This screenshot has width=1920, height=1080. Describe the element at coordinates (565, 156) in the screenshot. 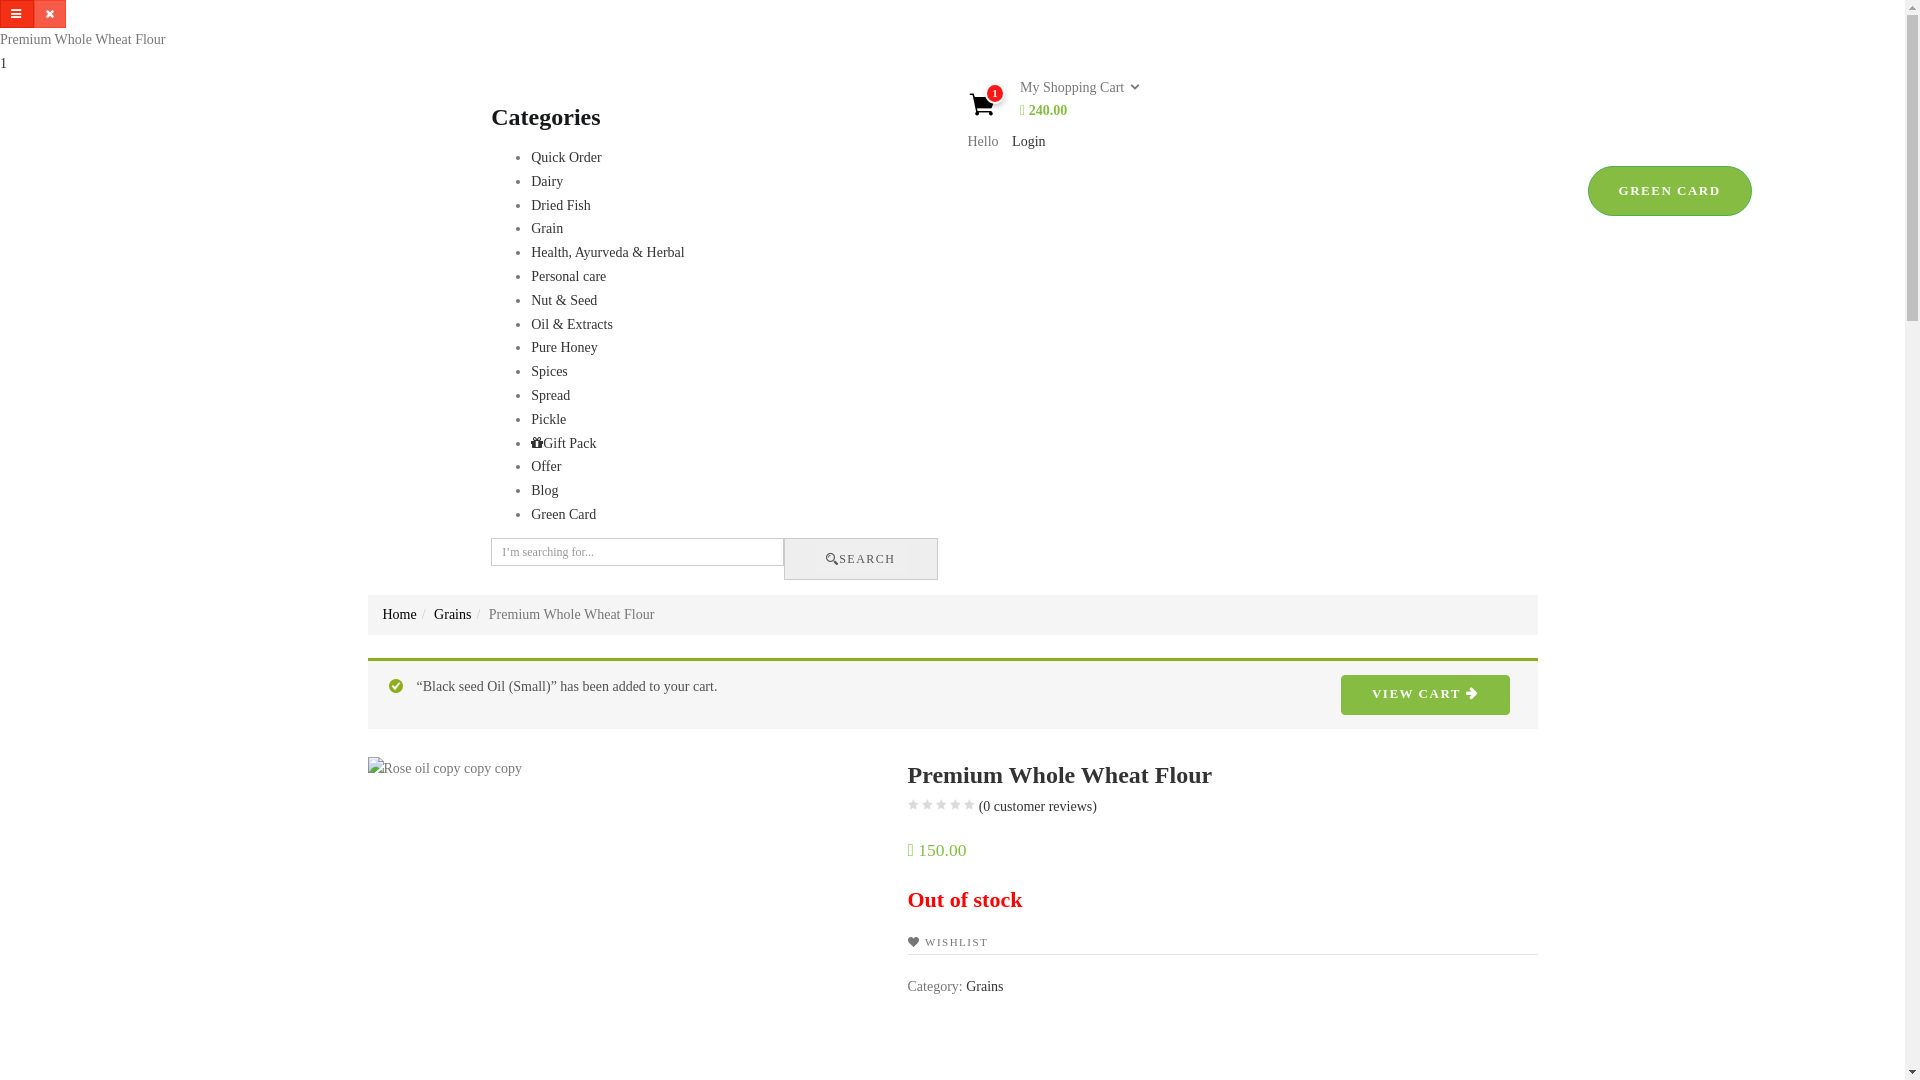

I see `'Quick Order'` at that location.